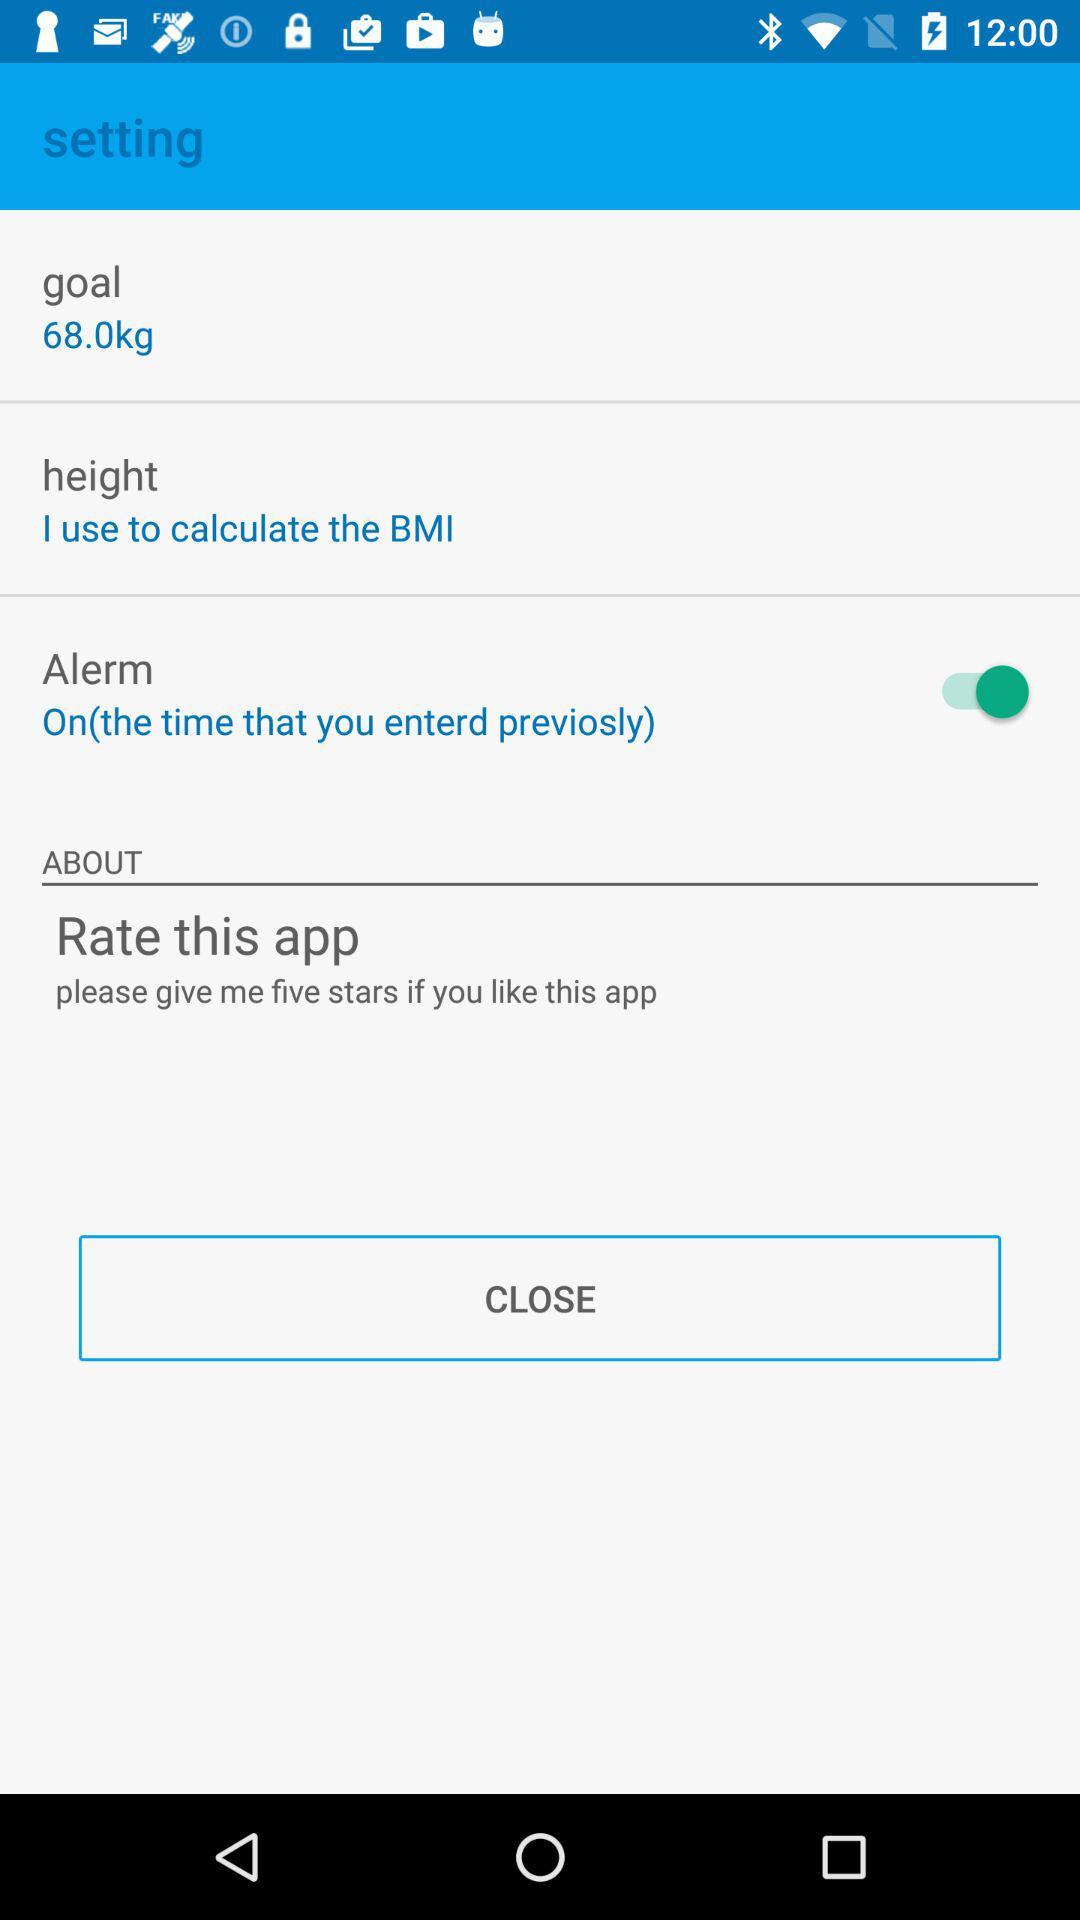 The width and height of the screenshot is (1080, 1920). I want to click on close, so click(540, 1297).